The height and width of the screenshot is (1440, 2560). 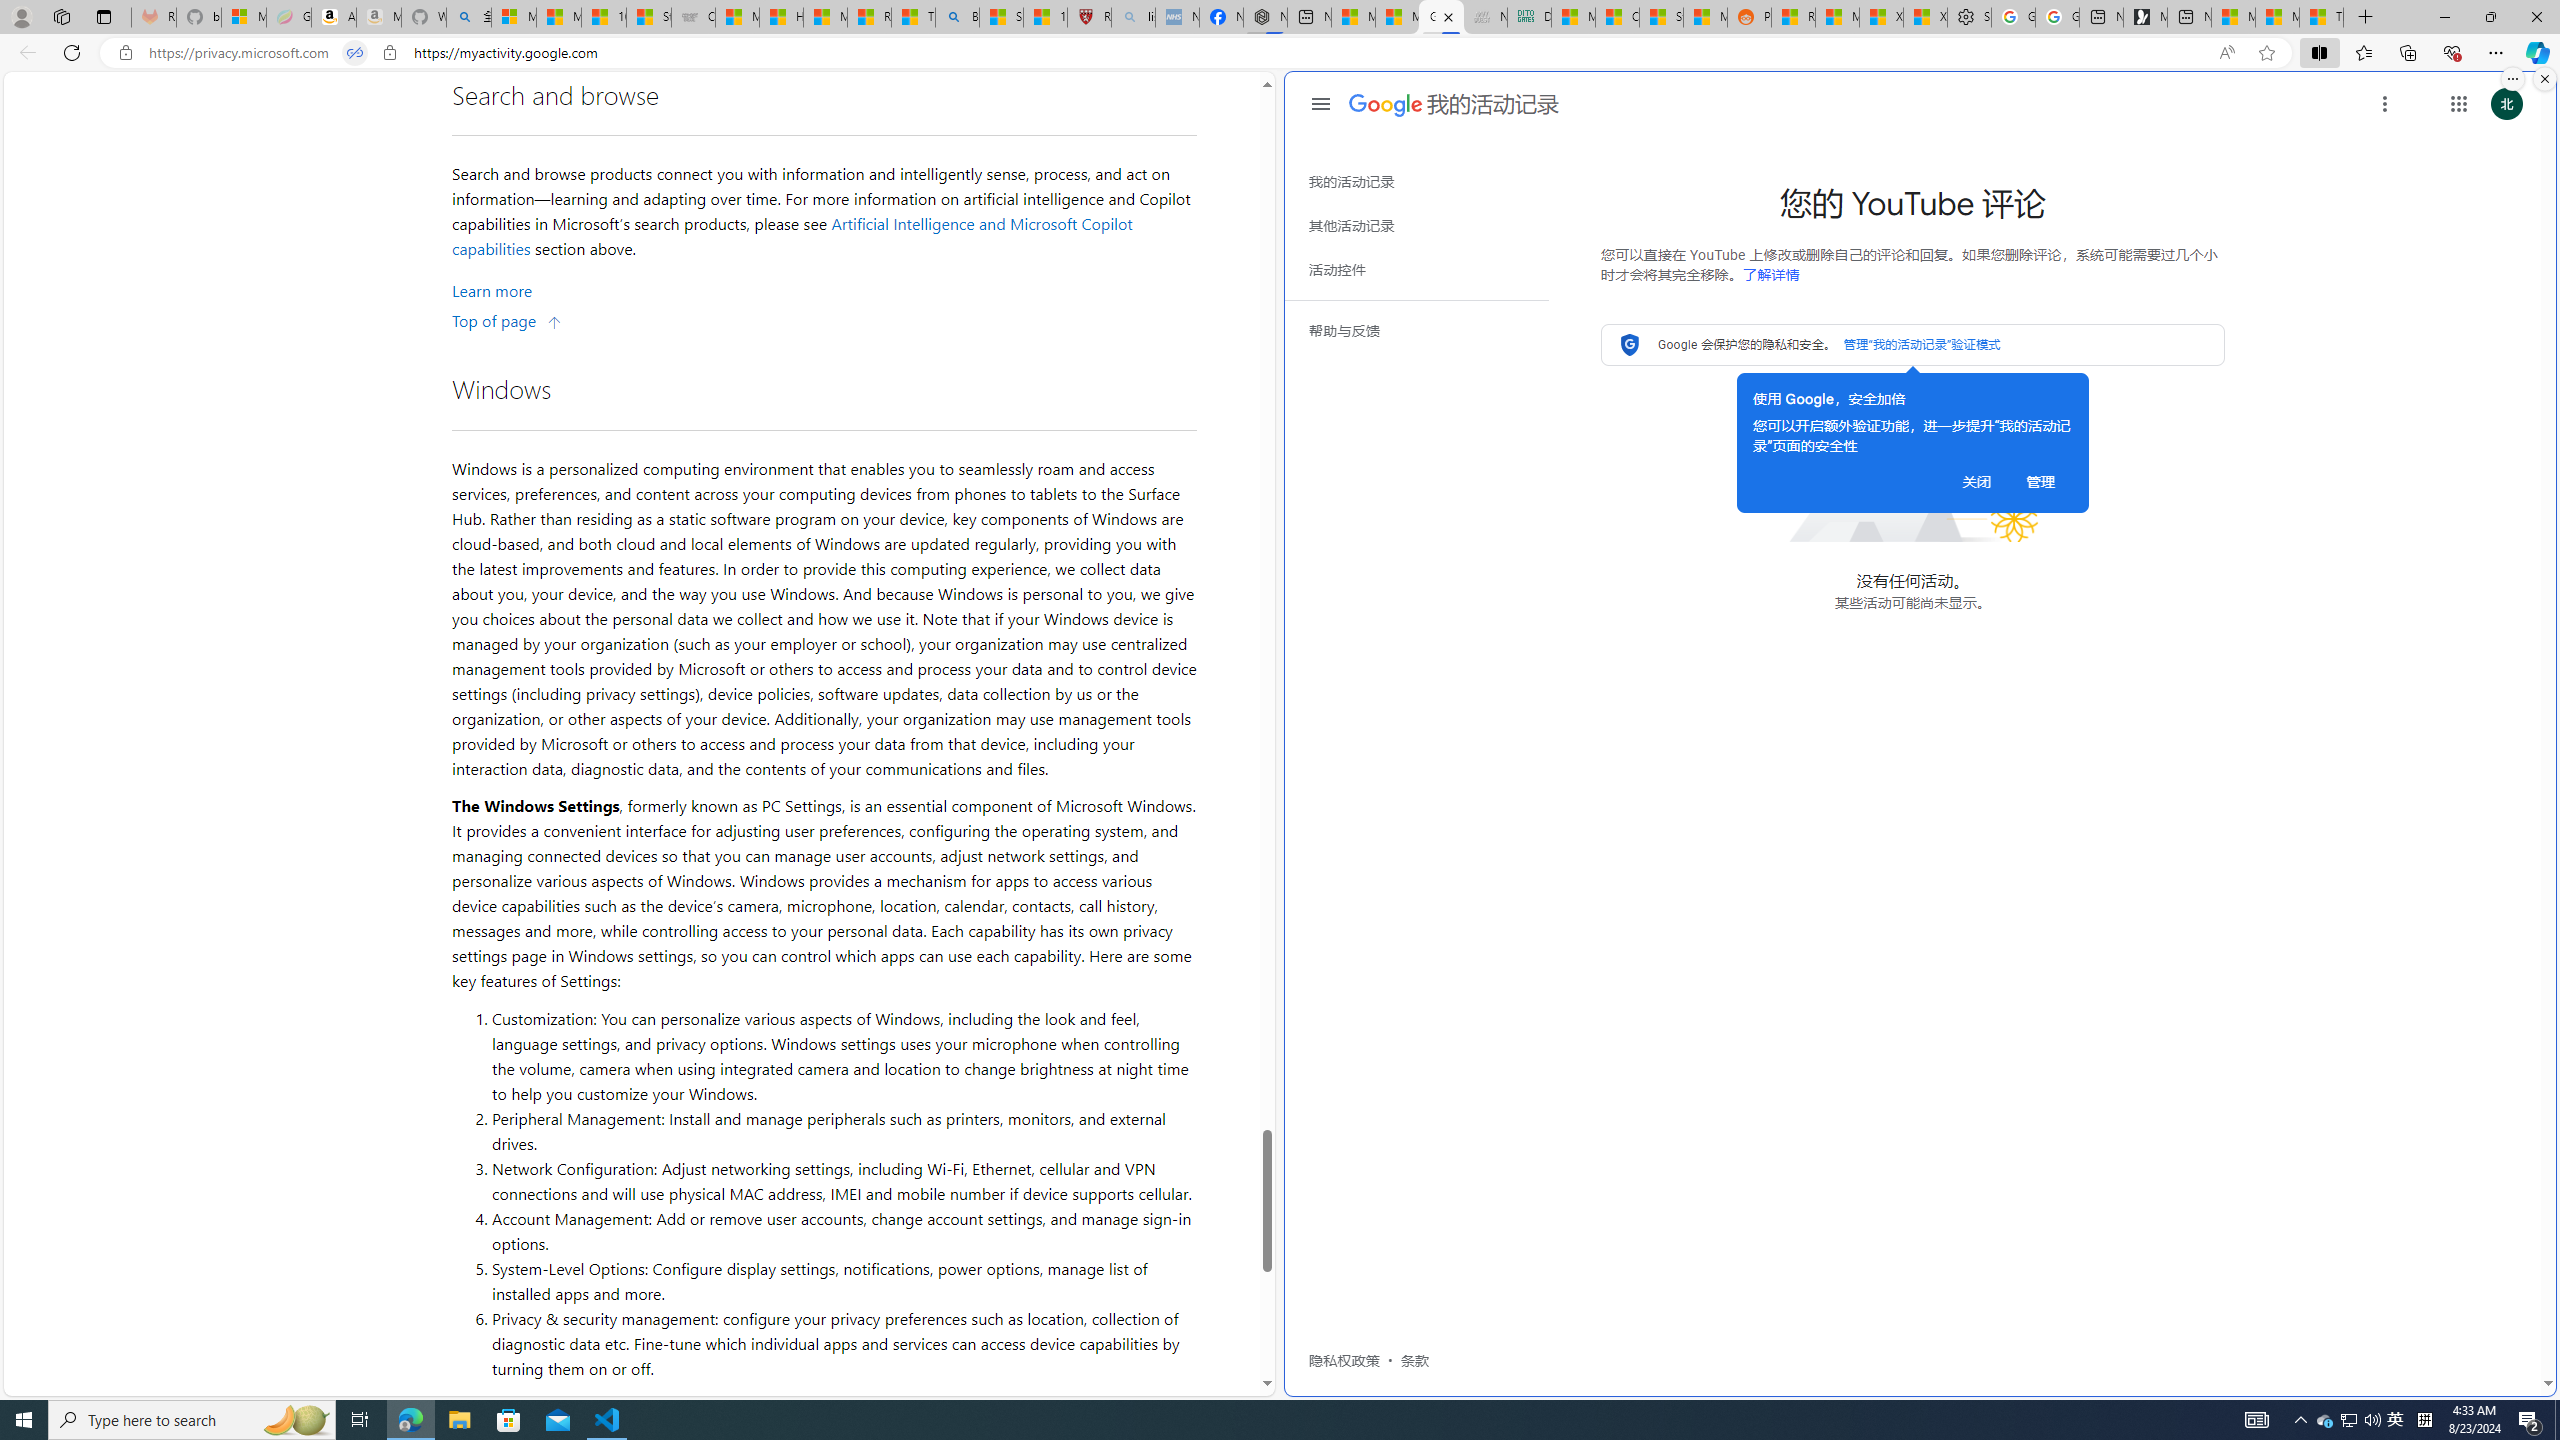 What do you see at coordinates (2364, 51) in the screenshot?
I see `'Favorites'` at bounding box center [2364, 51].